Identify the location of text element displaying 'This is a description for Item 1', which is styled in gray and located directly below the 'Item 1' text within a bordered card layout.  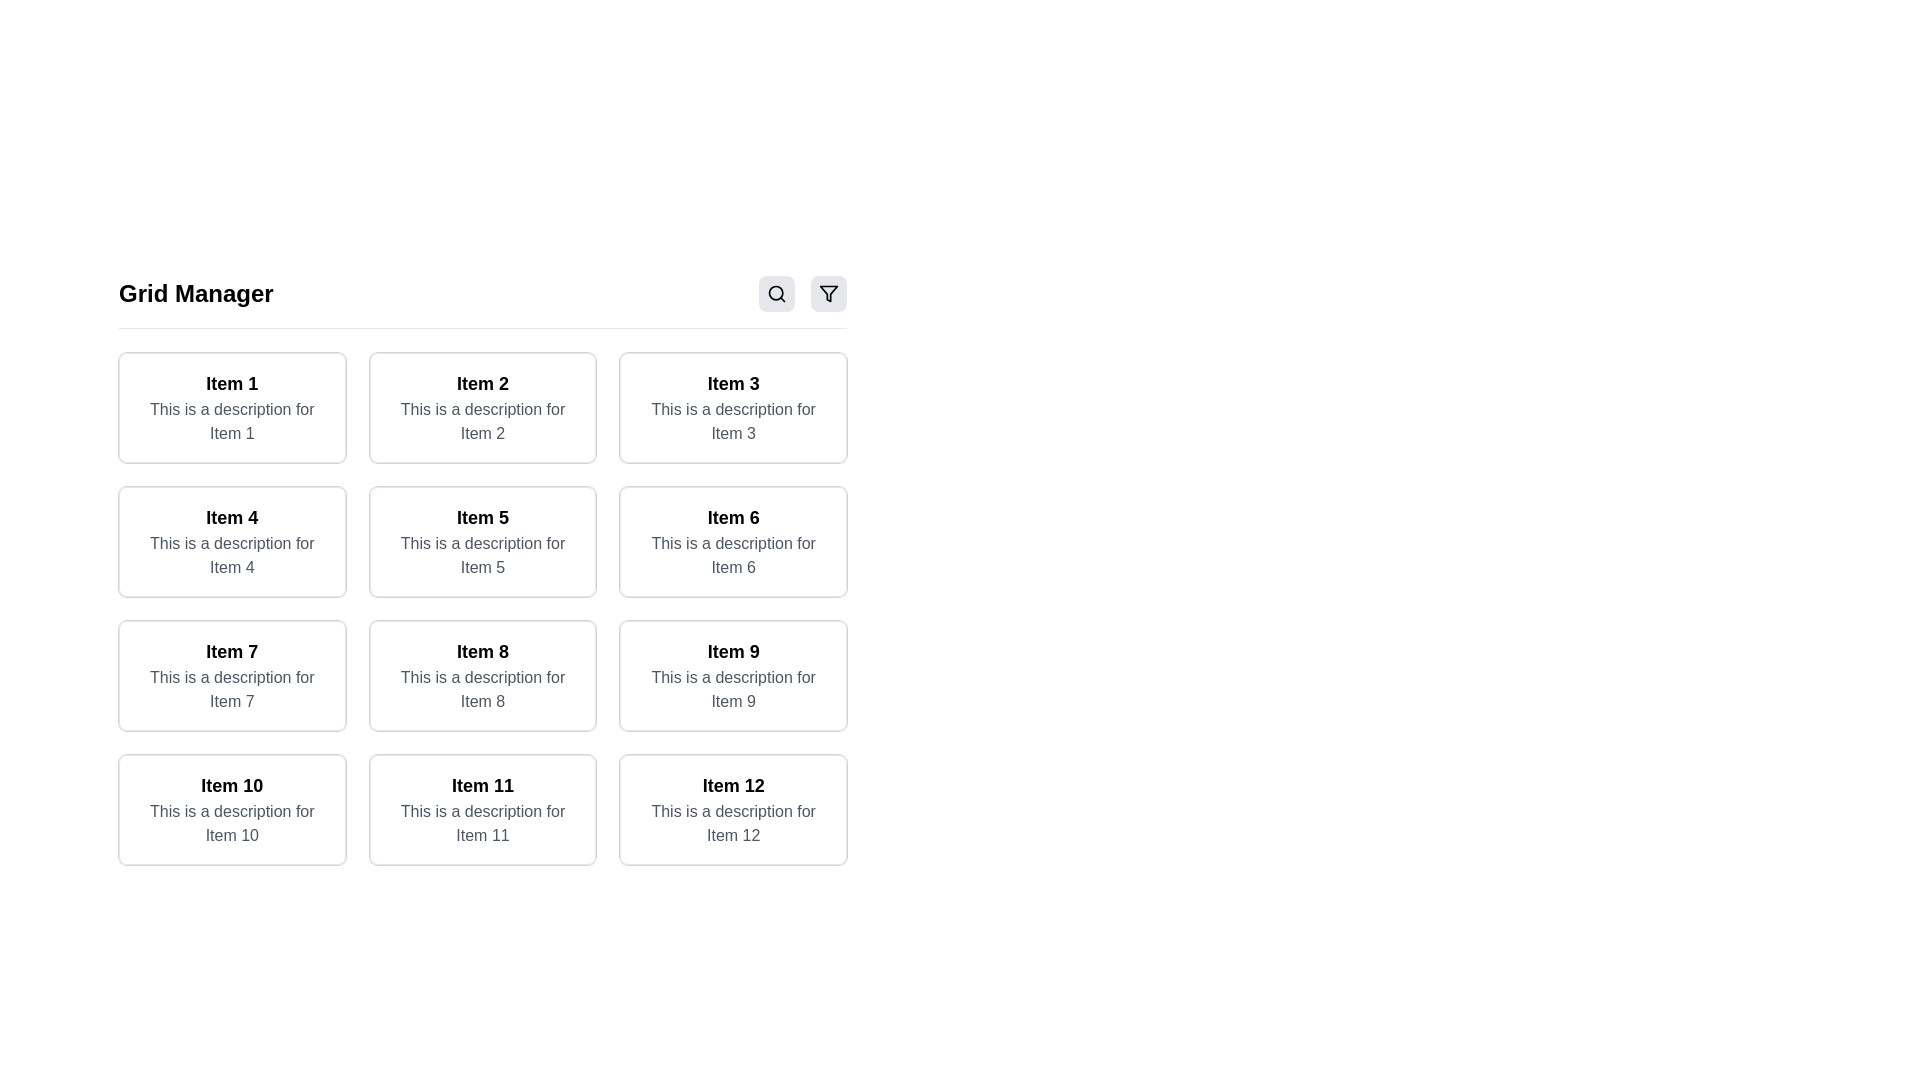
(232, 420).